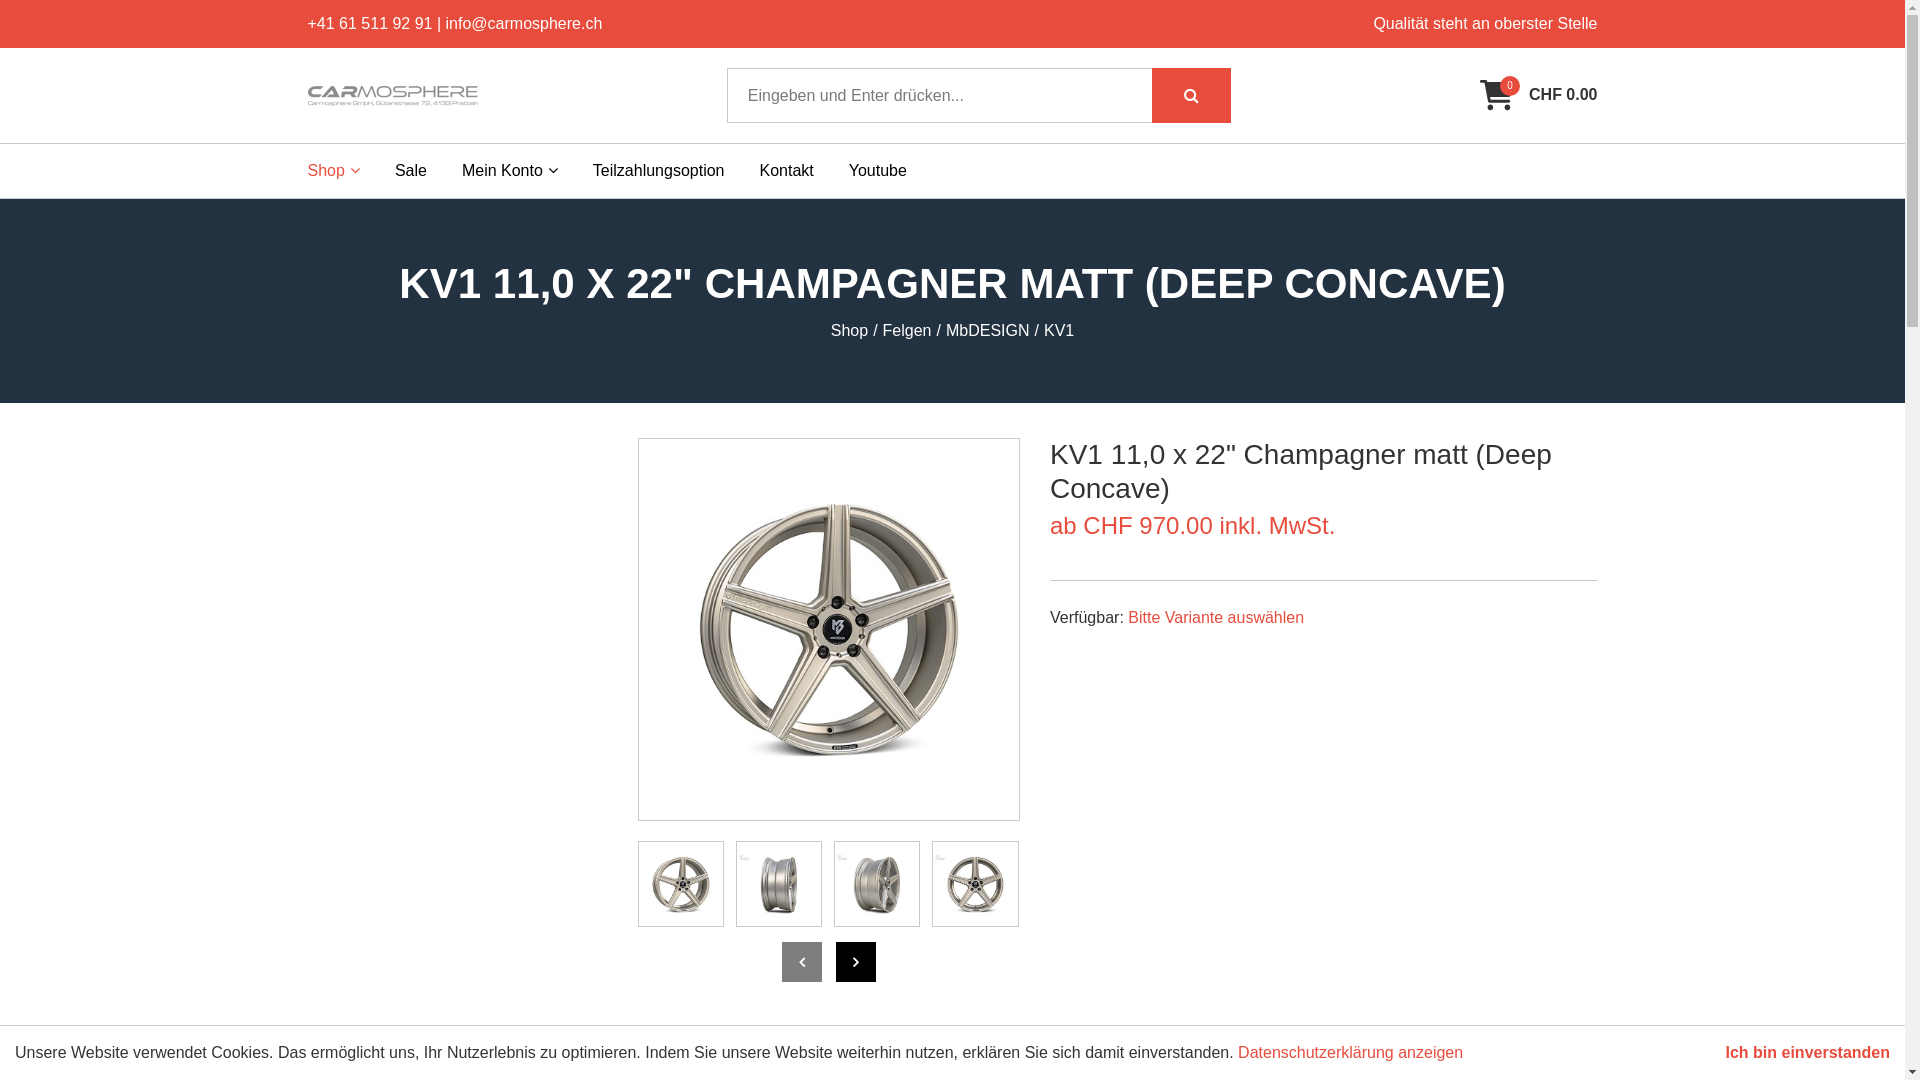 The height and width of the screenshot is (1080, 1920). What do you see at coordinates (1497, 95) in the screenshot?
I see `'Warenkorb'` at bounding box center [1497, 95].